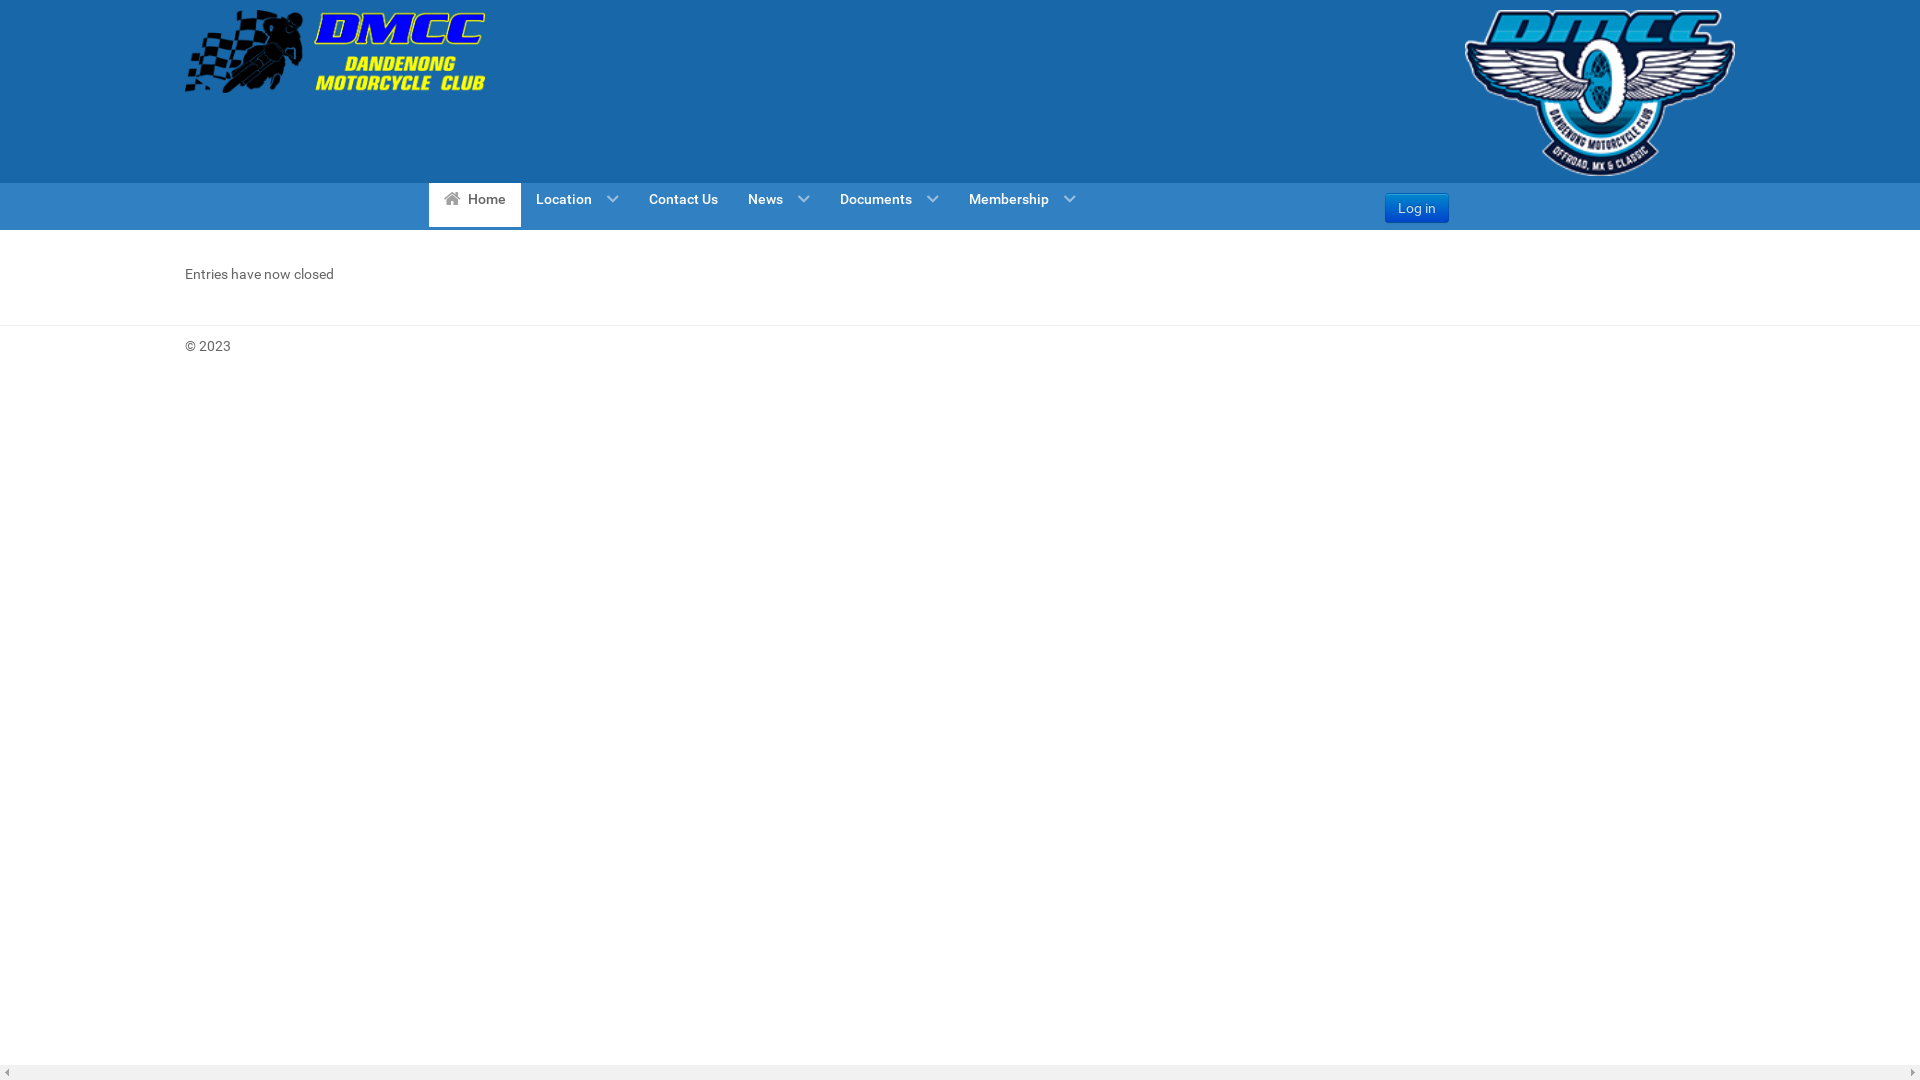 The width and height of the screenshot is (1920, 1080). Describe the element at coordinates (777, 197) in the screenshot. I see `'News'` at that location.